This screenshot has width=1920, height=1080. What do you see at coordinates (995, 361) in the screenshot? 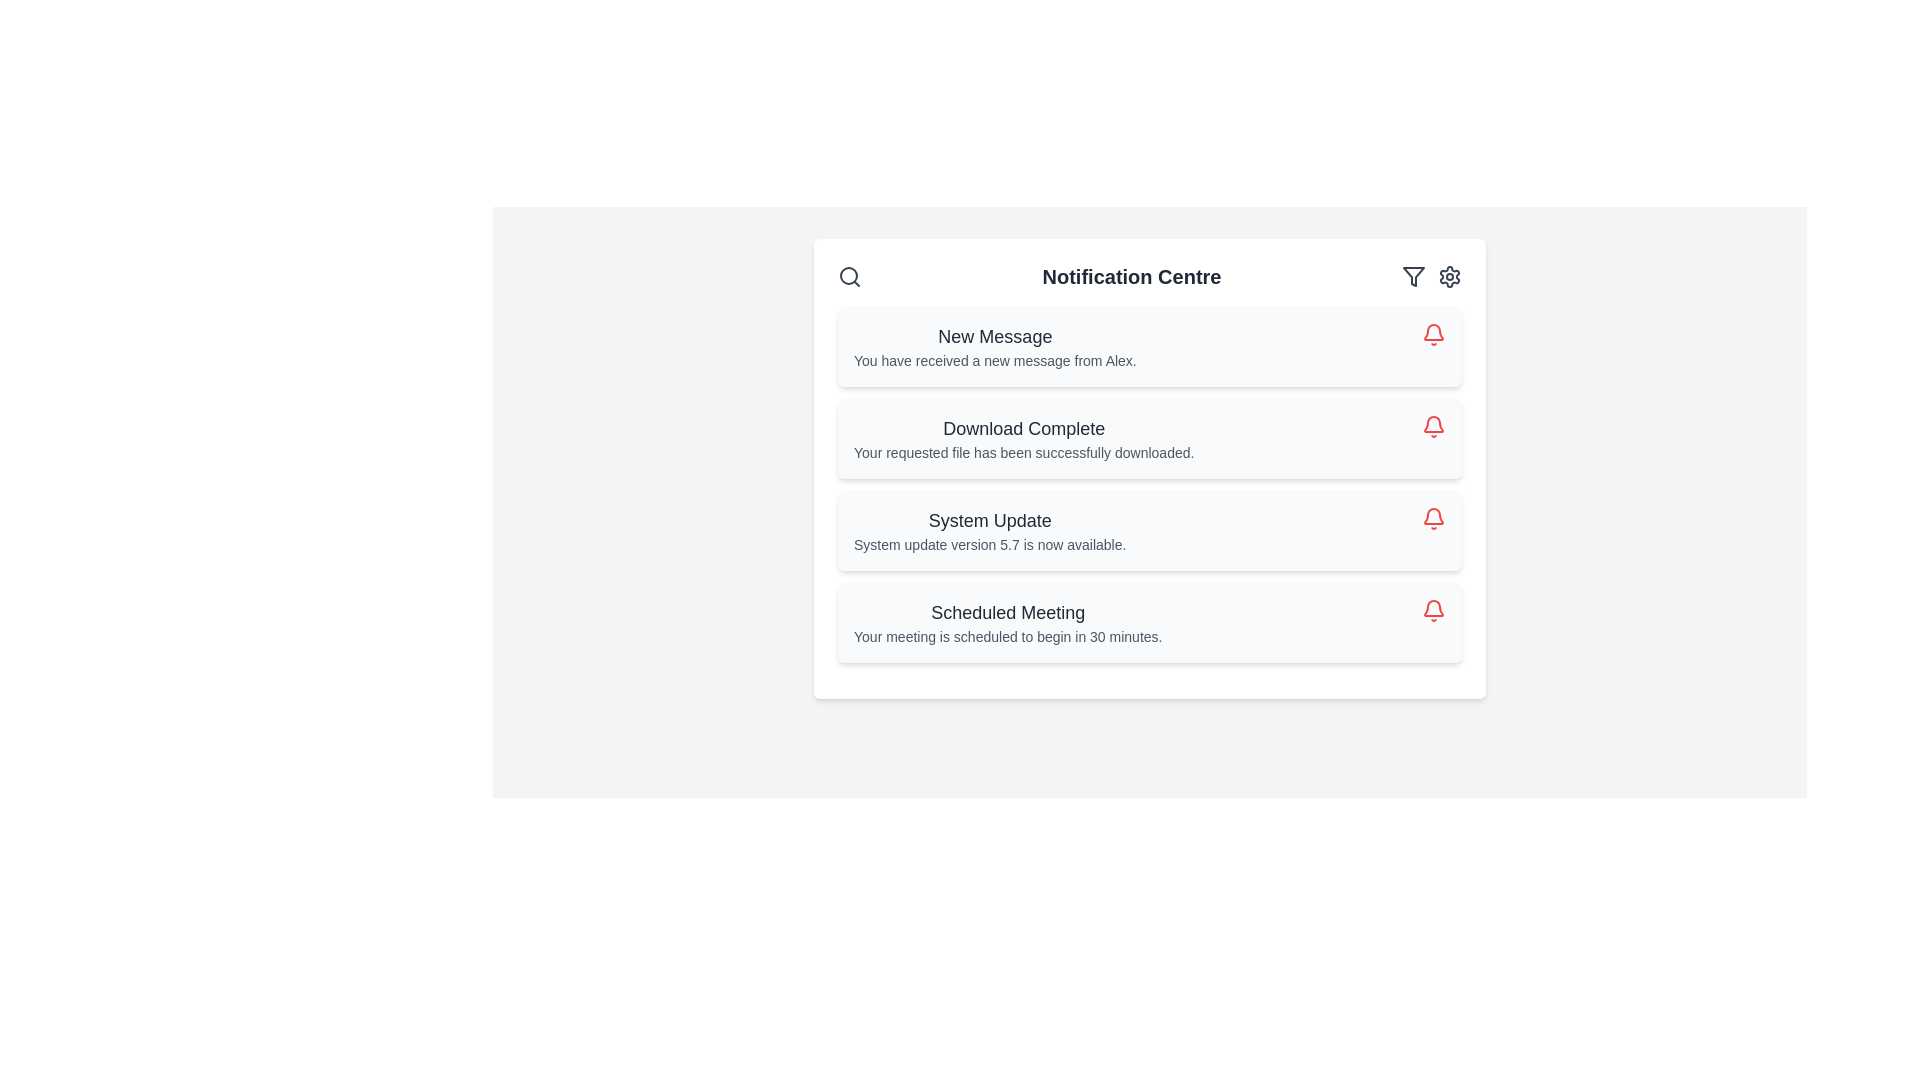
I see `detailed message text located directly below the 'New Message' title in the first notification card` at bounding box center [995, 361].